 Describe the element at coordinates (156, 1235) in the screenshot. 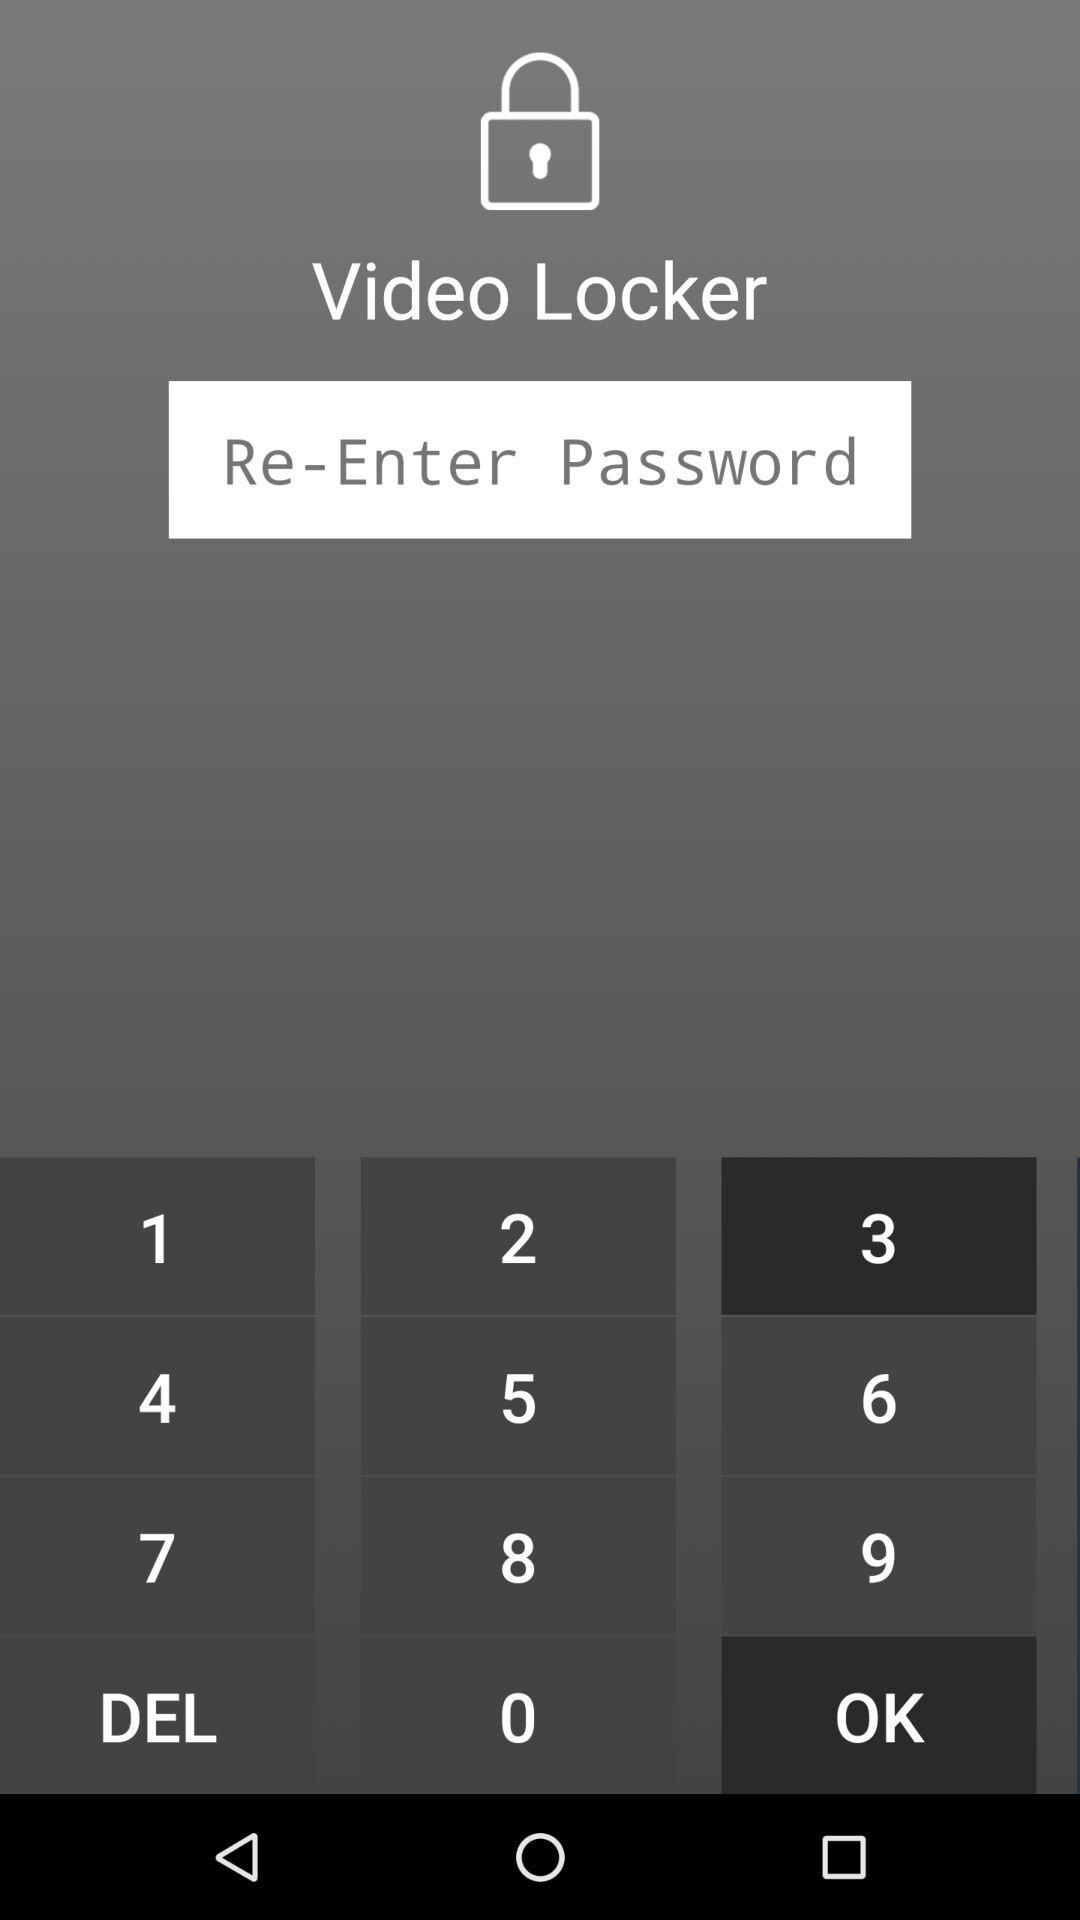

I see `icon to the left of the 2` at that location.